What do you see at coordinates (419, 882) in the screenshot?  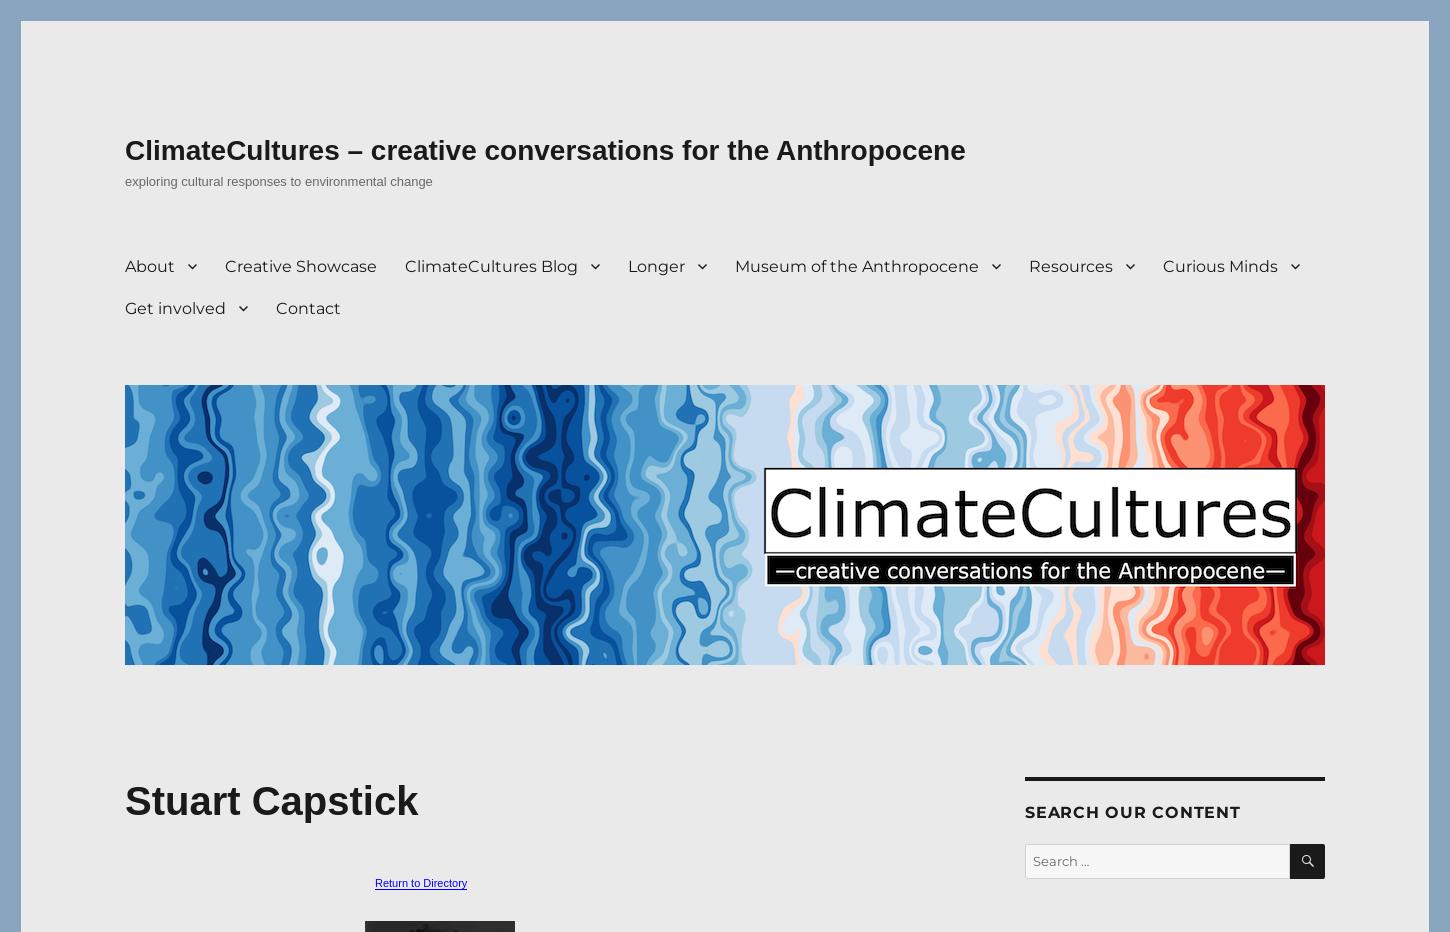 I see `'Return to Directory'` at bounding box center [419, 882].